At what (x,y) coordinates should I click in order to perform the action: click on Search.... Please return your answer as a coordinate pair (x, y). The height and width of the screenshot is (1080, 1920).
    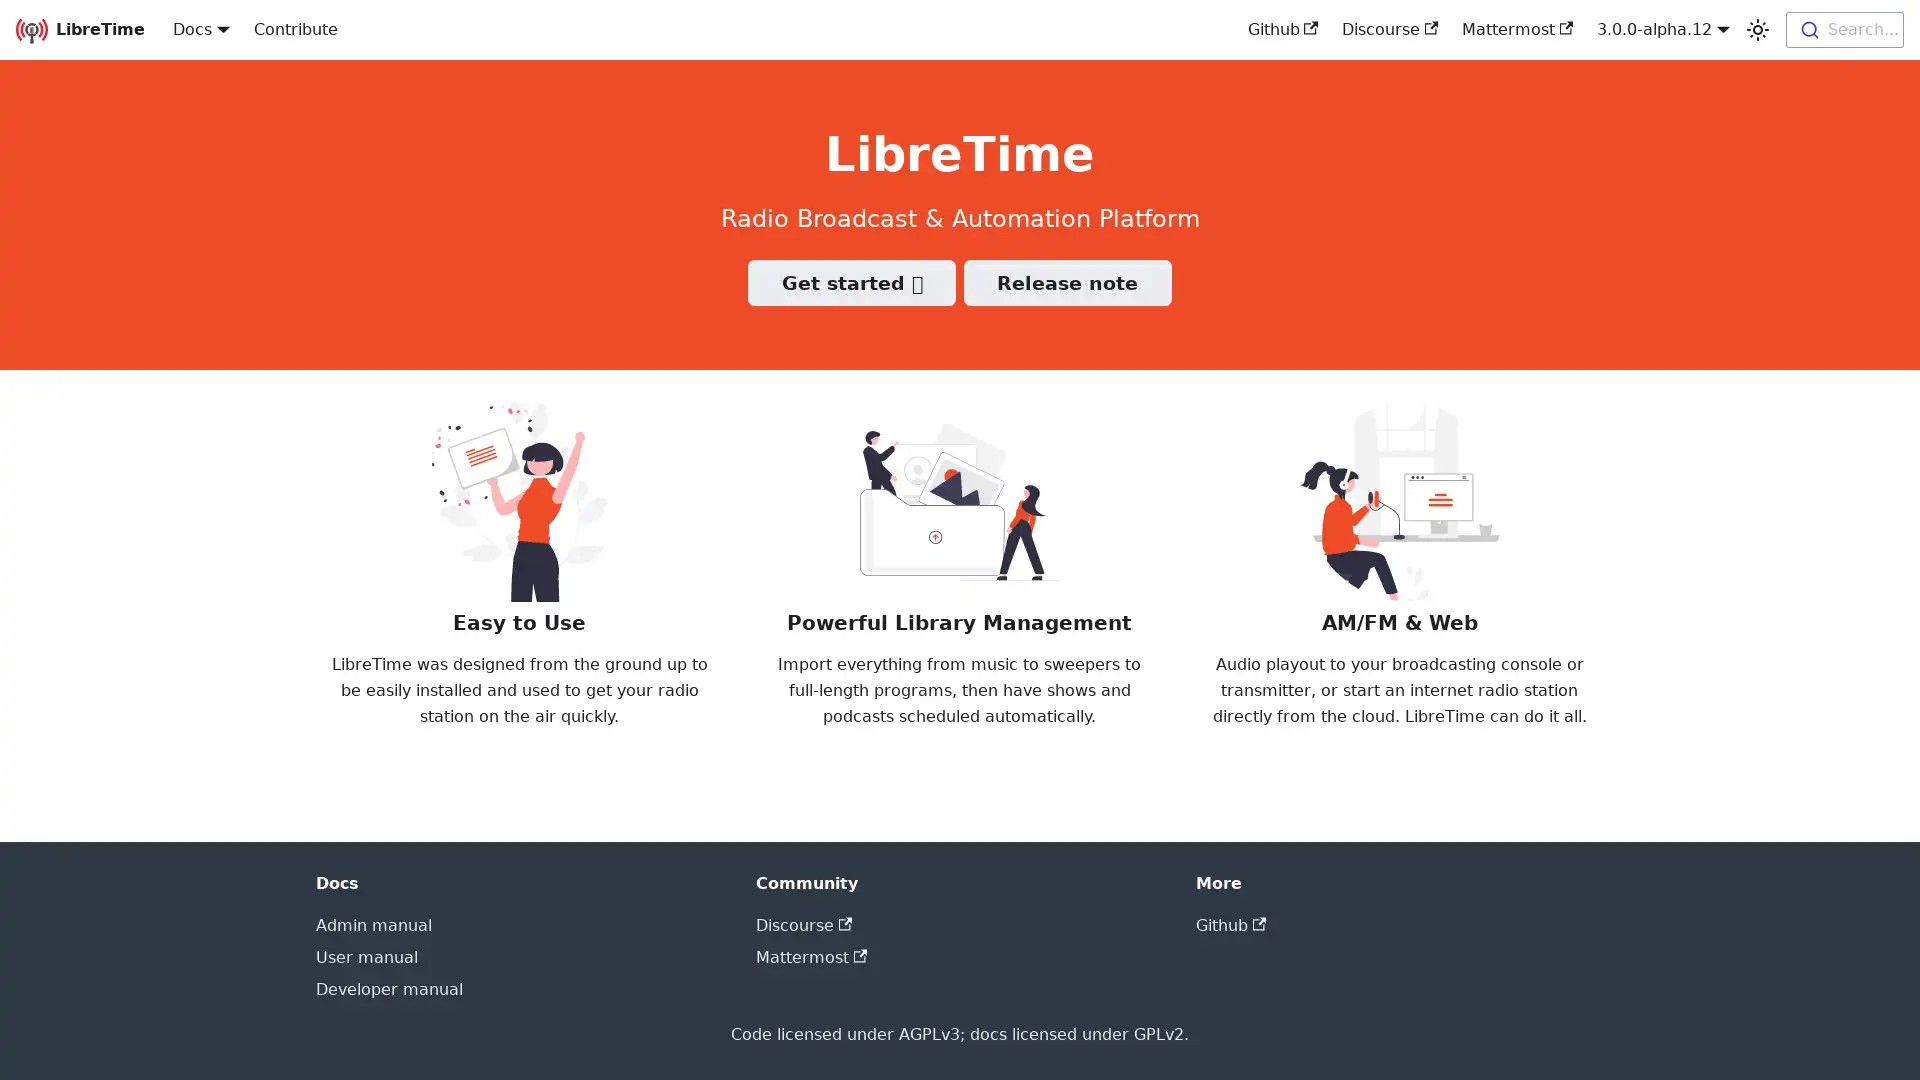
    Looking at the image, I should click on (1843, 30).